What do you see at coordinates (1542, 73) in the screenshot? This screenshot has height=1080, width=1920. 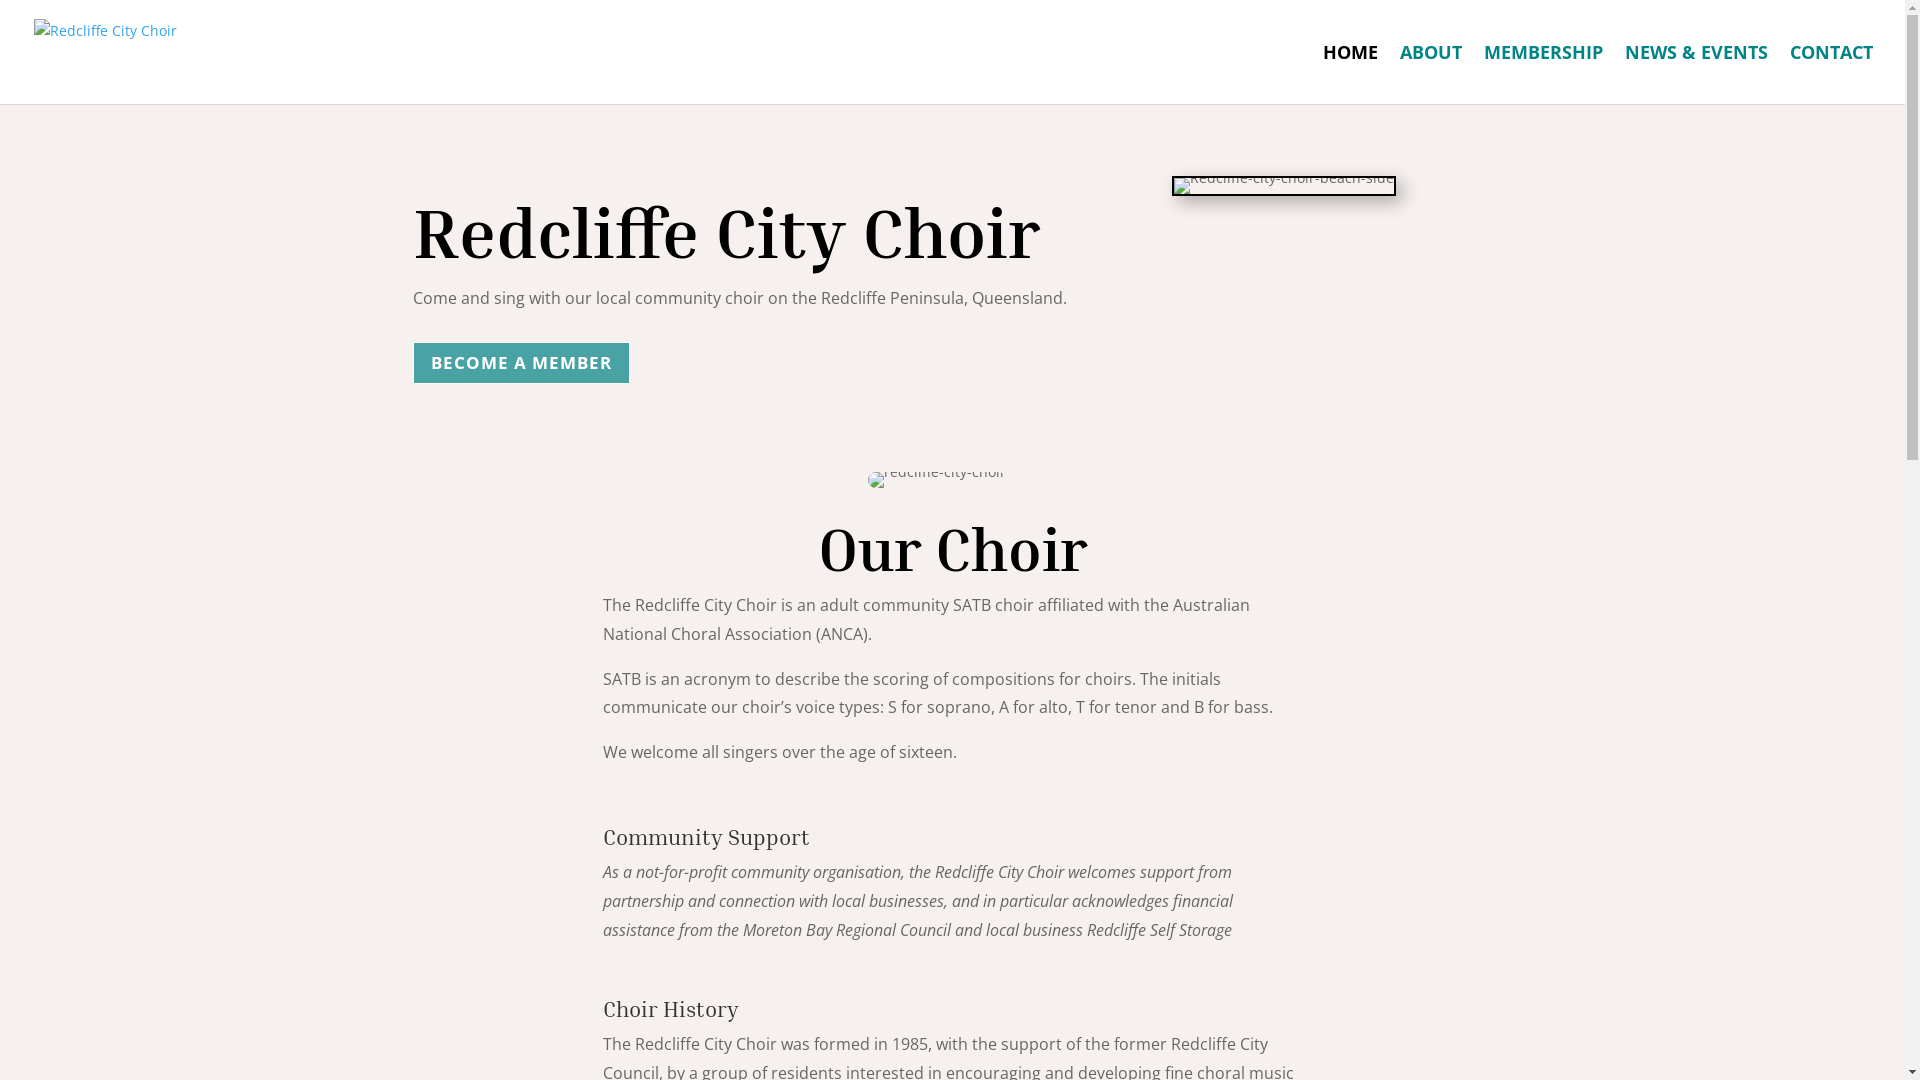 I see `'MEMBERSHIP'` at bounding box center [1542, 73].